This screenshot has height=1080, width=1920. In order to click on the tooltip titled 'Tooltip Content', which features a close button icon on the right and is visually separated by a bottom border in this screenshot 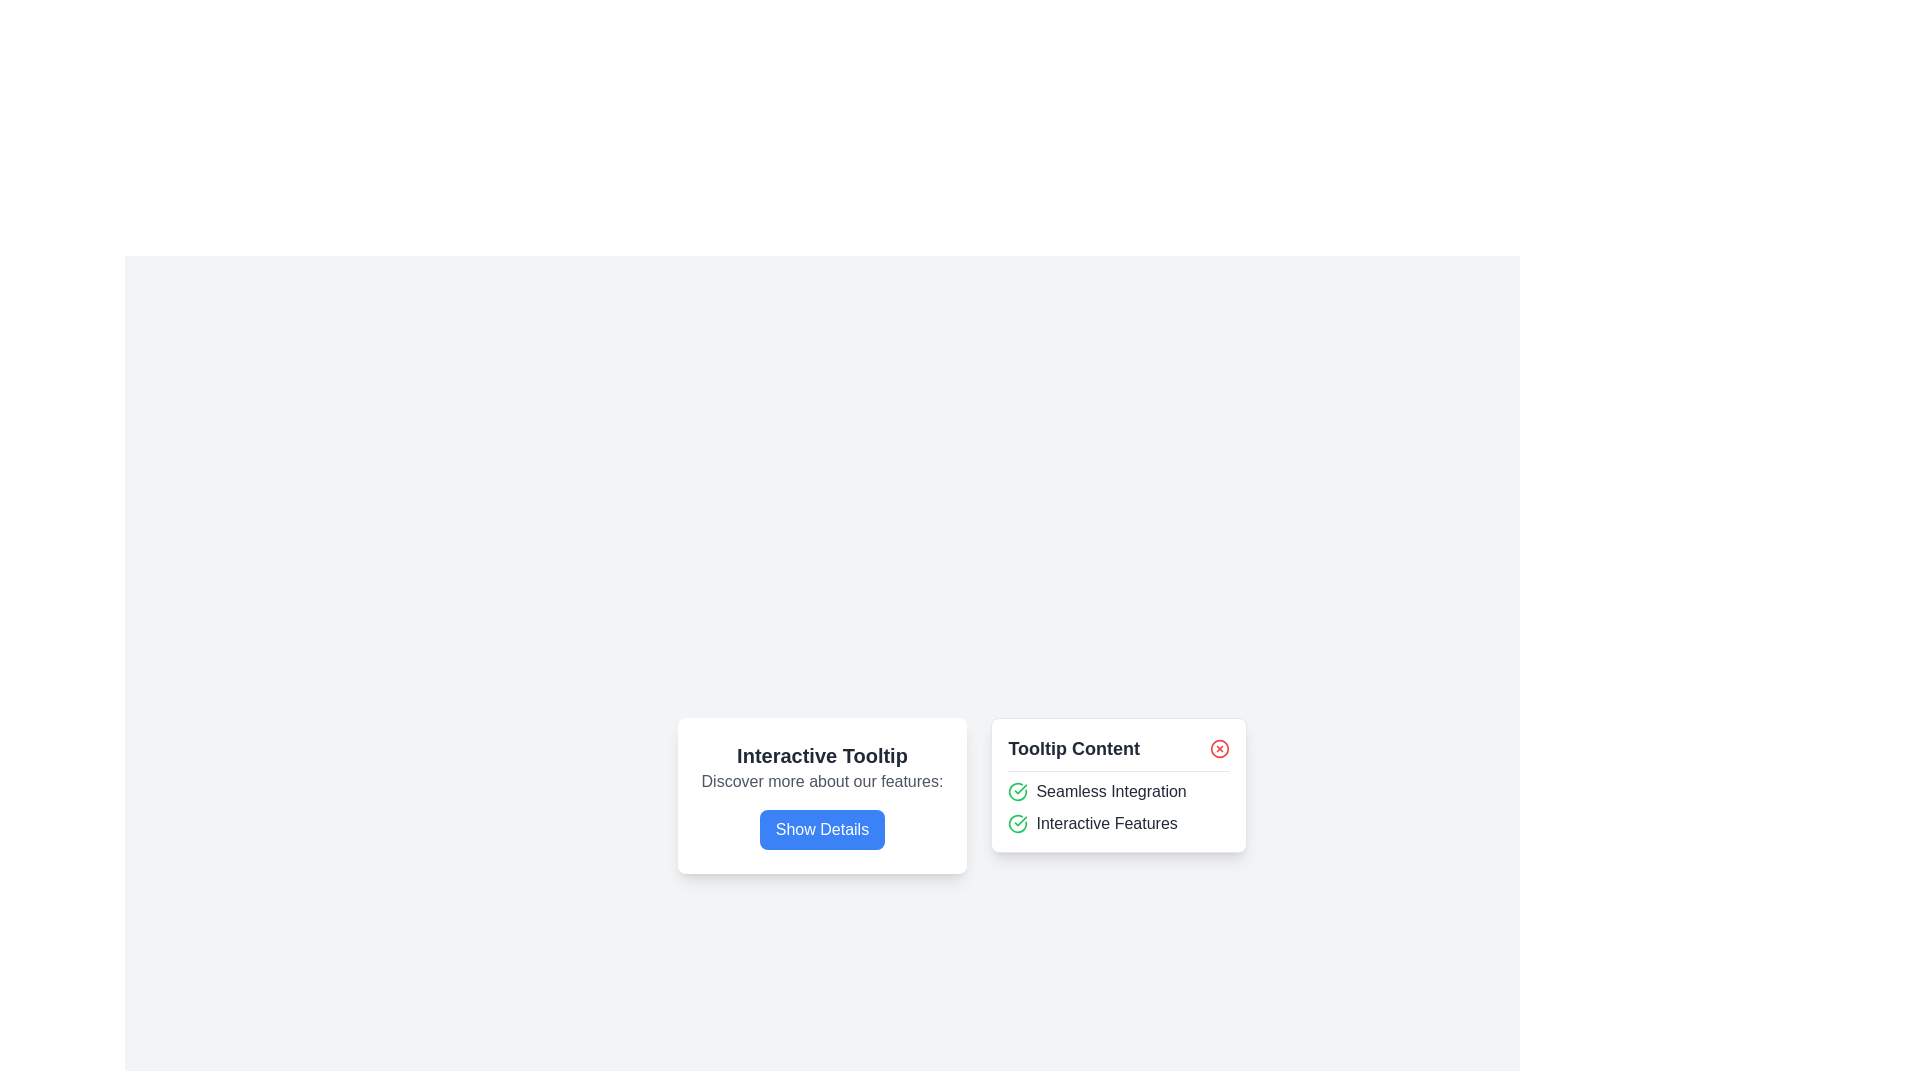, I will do `click(1118, 753)`.